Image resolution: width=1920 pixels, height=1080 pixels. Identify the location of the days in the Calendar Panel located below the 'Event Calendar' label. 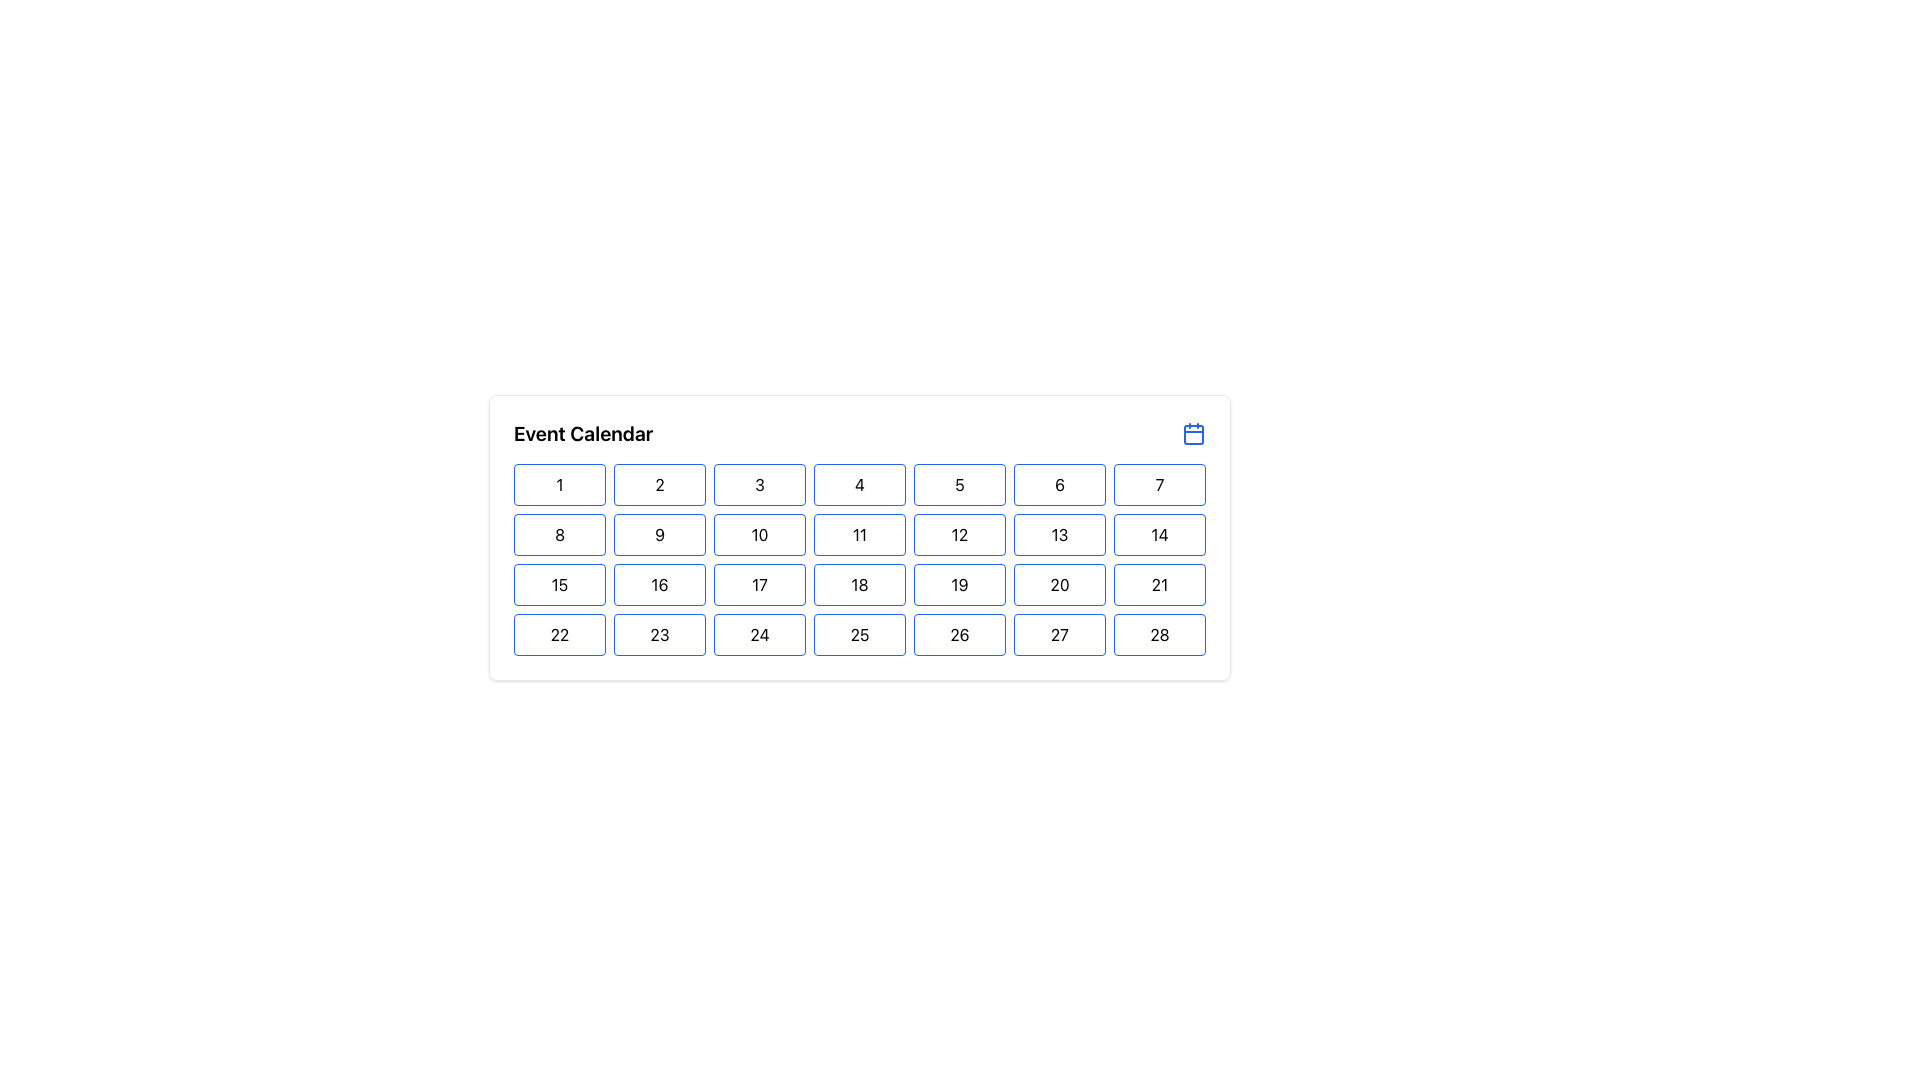
(859, 583).